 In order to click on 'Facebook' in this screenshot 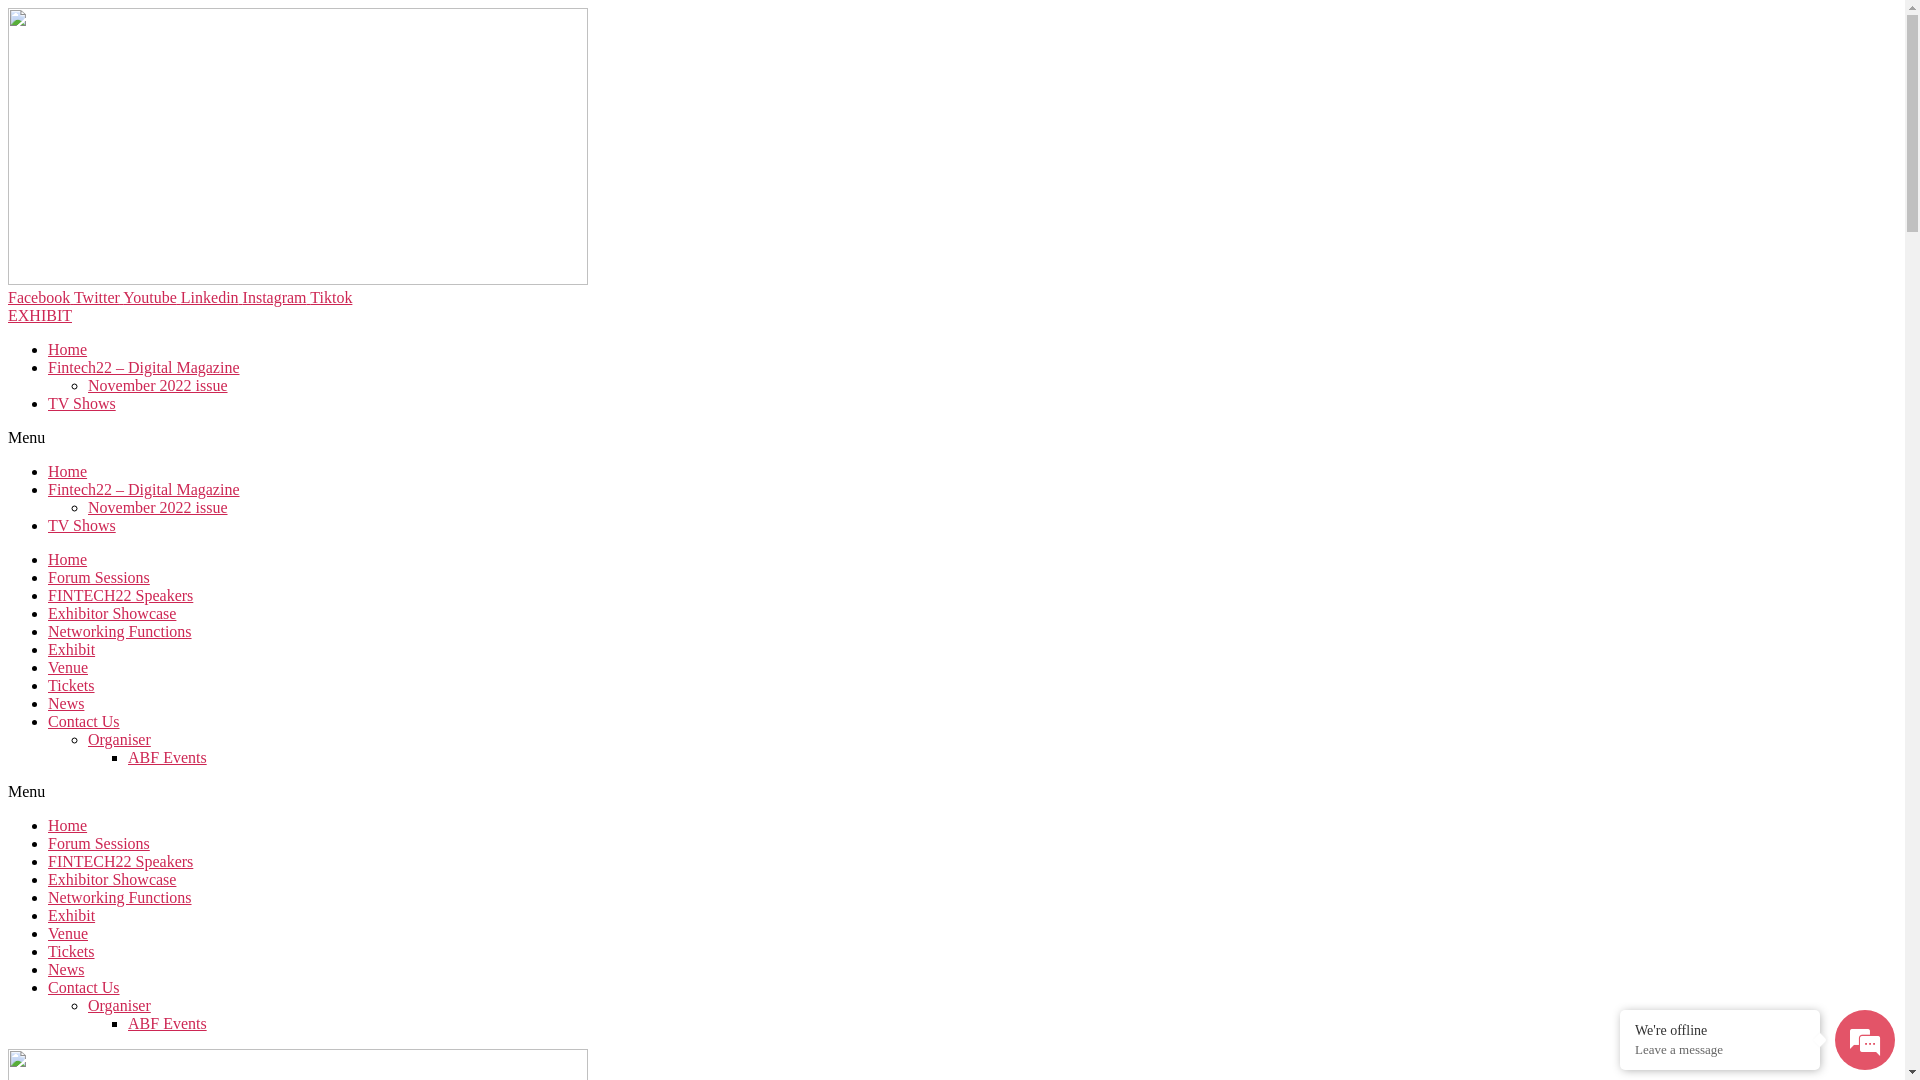, I will do `click(8, 297)`.